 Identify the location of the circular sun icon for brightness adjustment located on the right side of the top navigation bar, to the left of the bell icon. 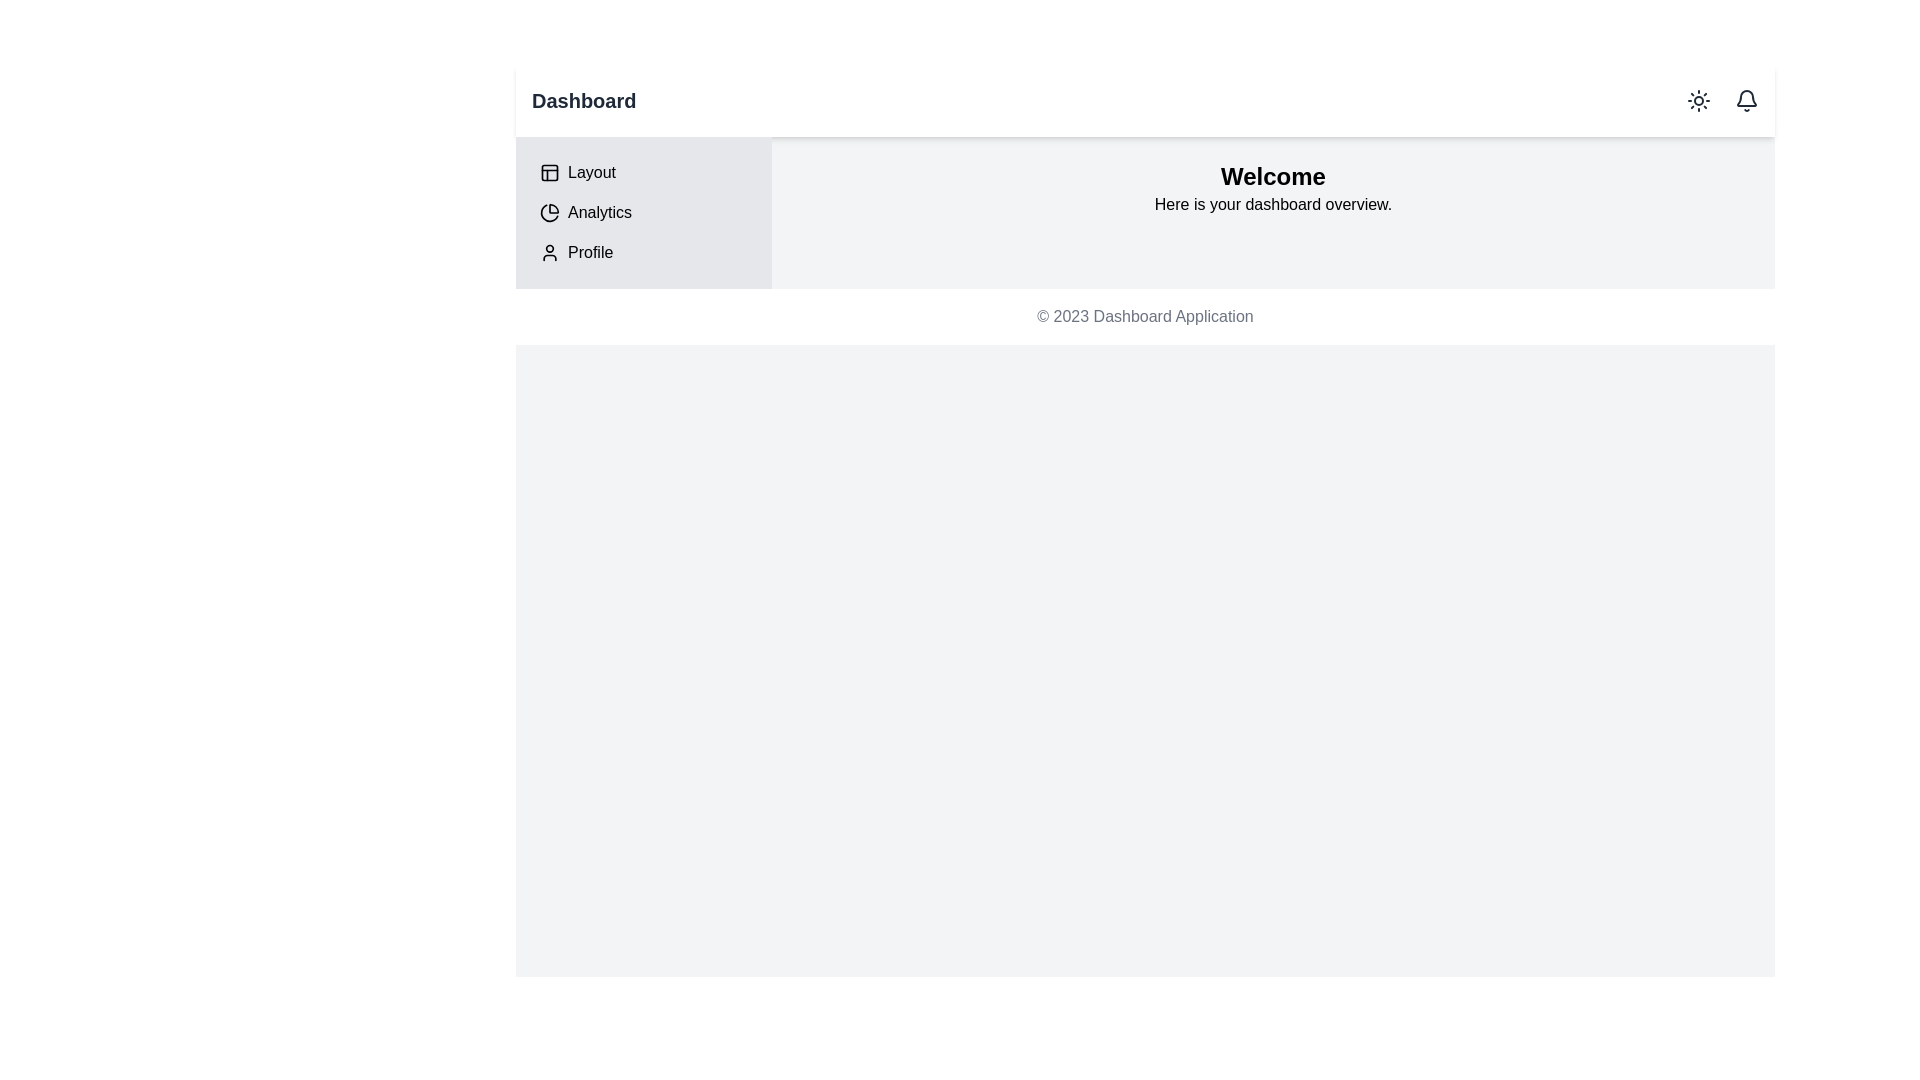
(1698, 100).